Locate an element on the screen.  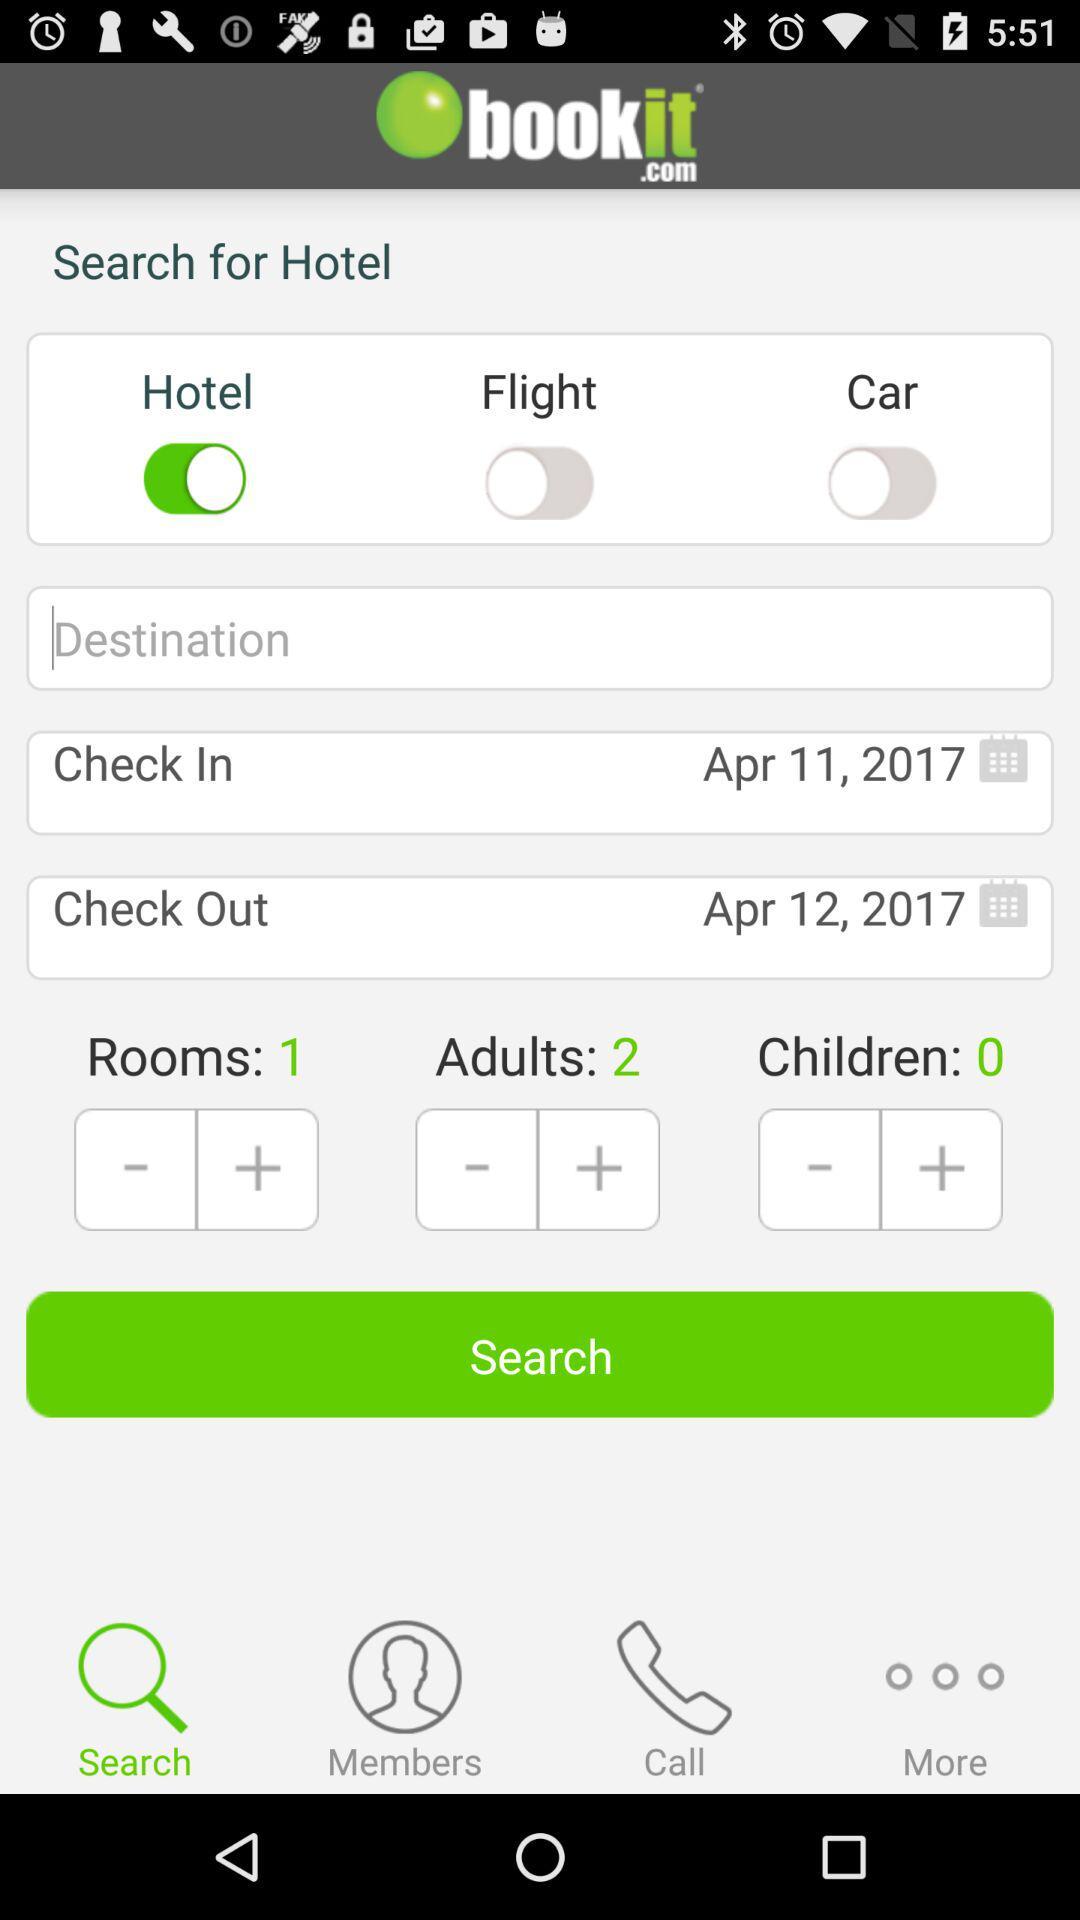
the add icon is located at coordinates (256, 1250).